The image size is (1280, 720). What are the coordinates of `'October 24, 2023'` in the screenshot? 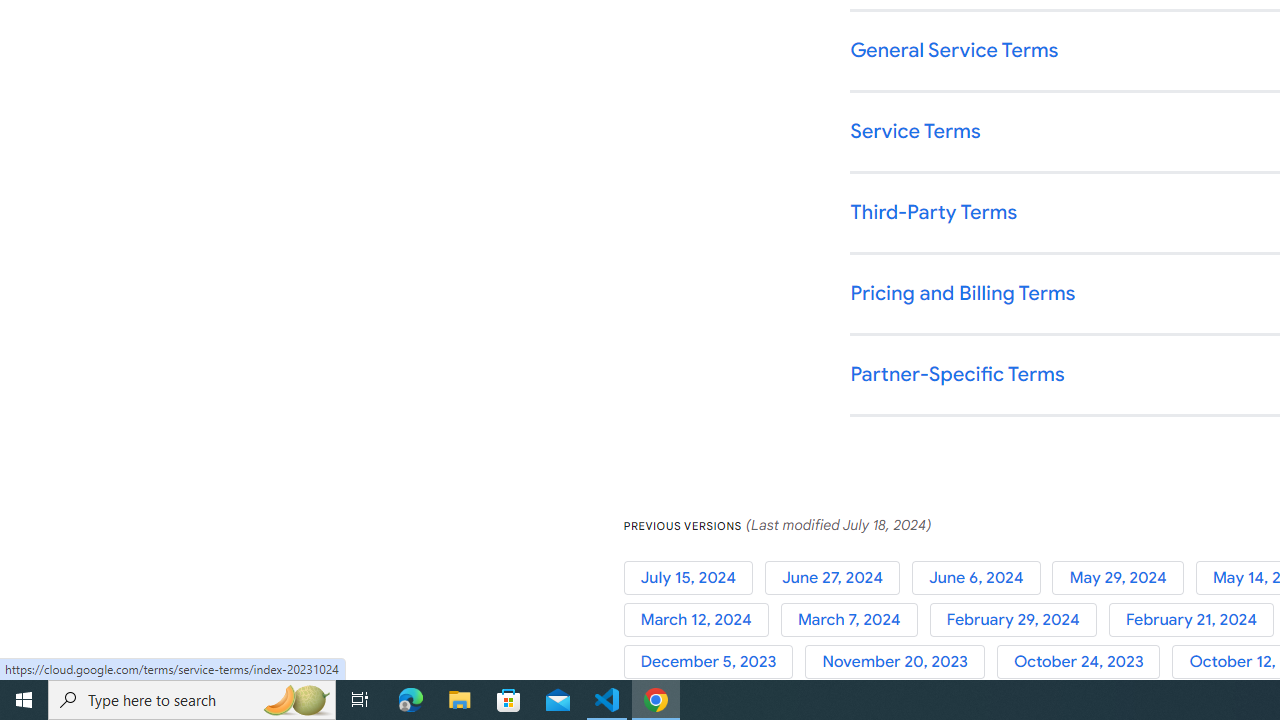 It's located at (1083, 662).